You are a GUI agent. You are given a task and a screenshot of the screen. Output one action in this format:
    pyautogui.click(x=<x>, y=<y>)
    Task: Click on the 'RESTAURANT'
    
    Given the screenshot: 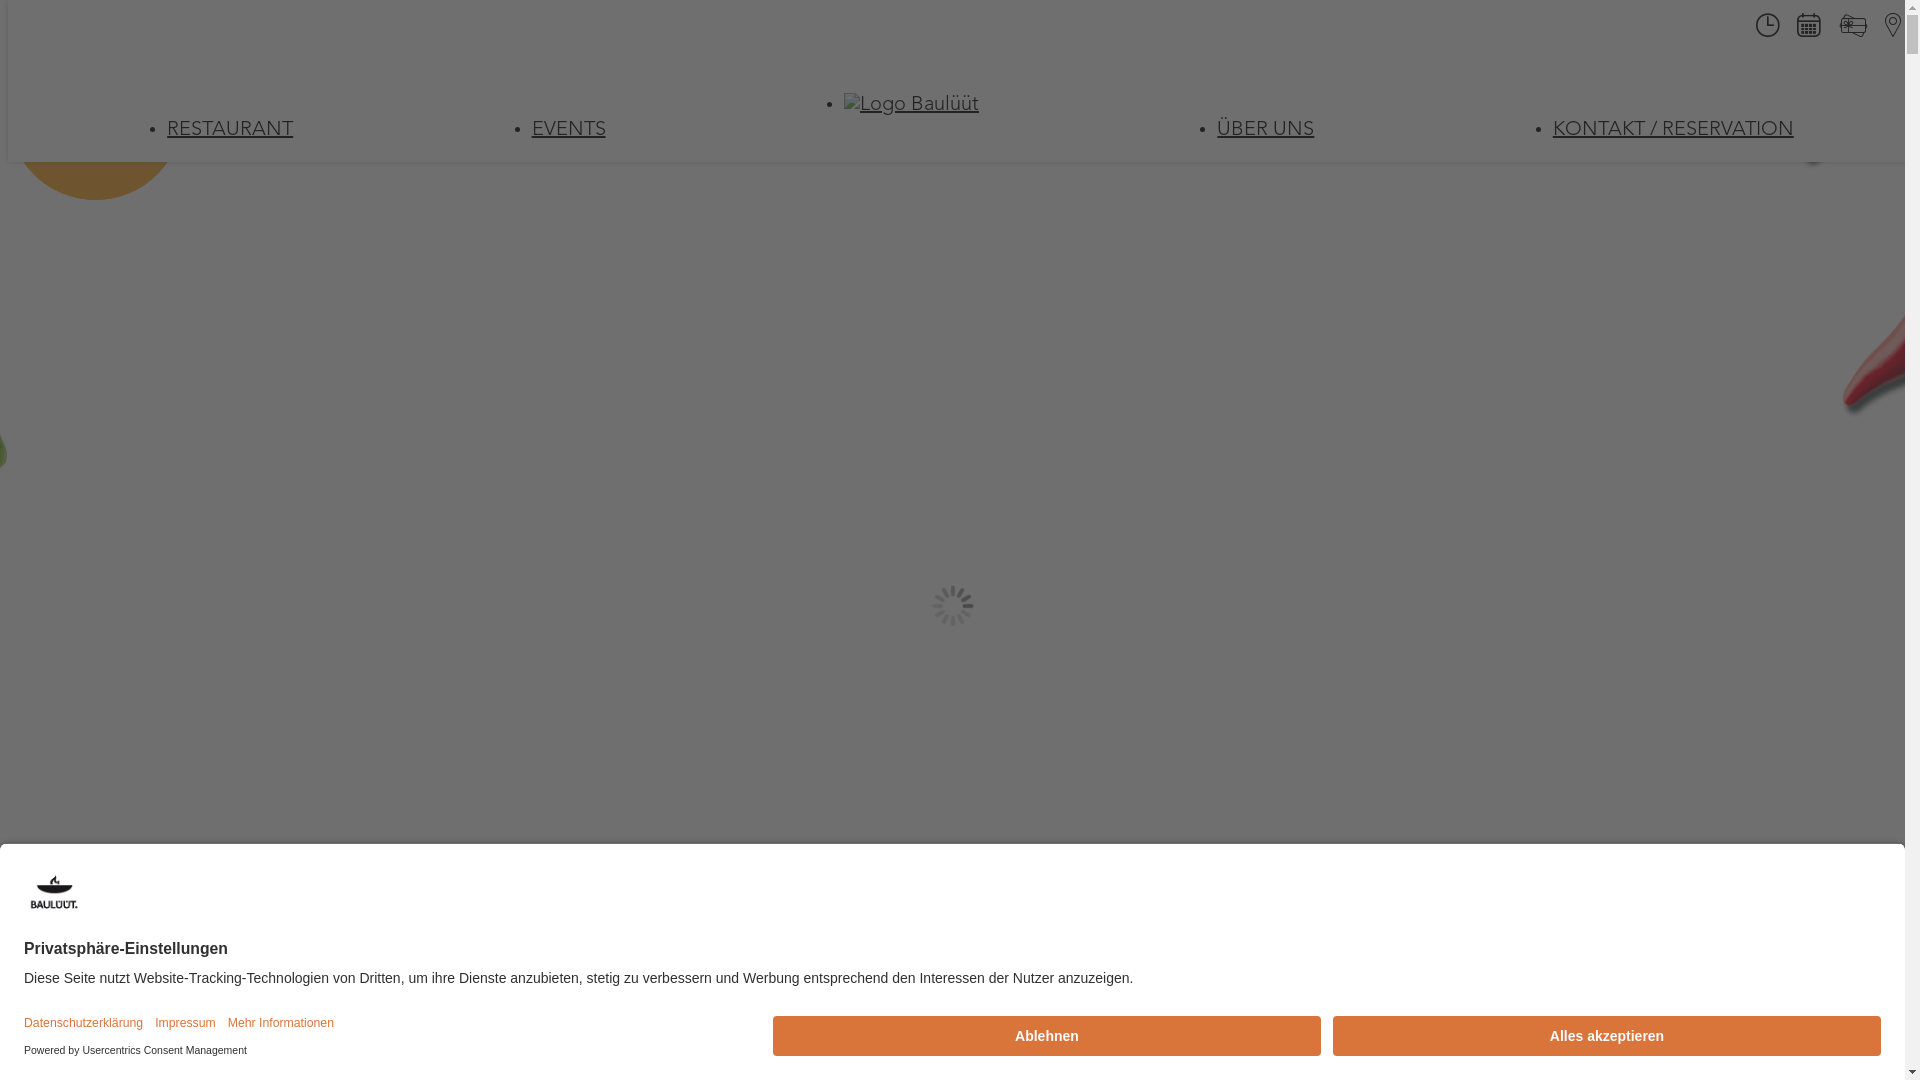 What is the action you would take?
    pyautogui.click(x=230, y=130)
    